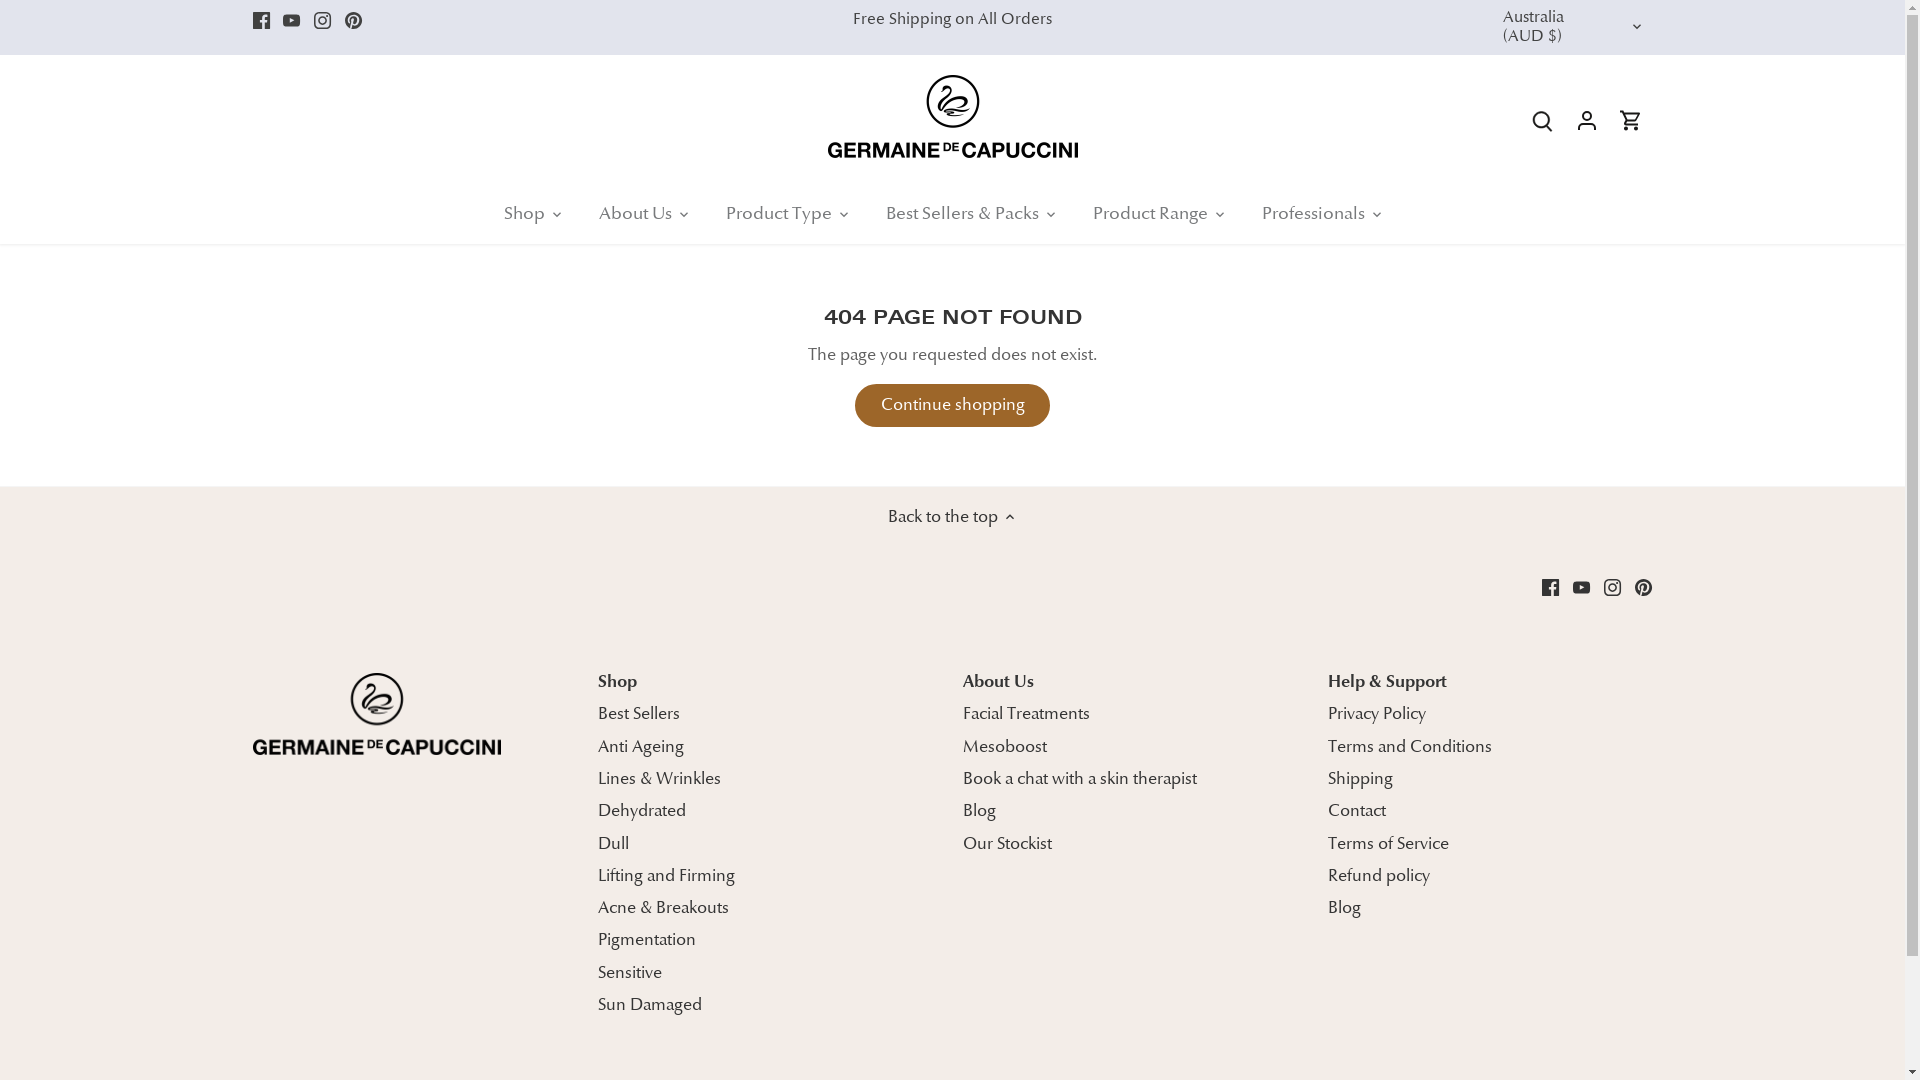  What do you see at coordinates (1328, 778) in the screenshot?
I see `'Shipping'` at bounding box center [1328, 778].